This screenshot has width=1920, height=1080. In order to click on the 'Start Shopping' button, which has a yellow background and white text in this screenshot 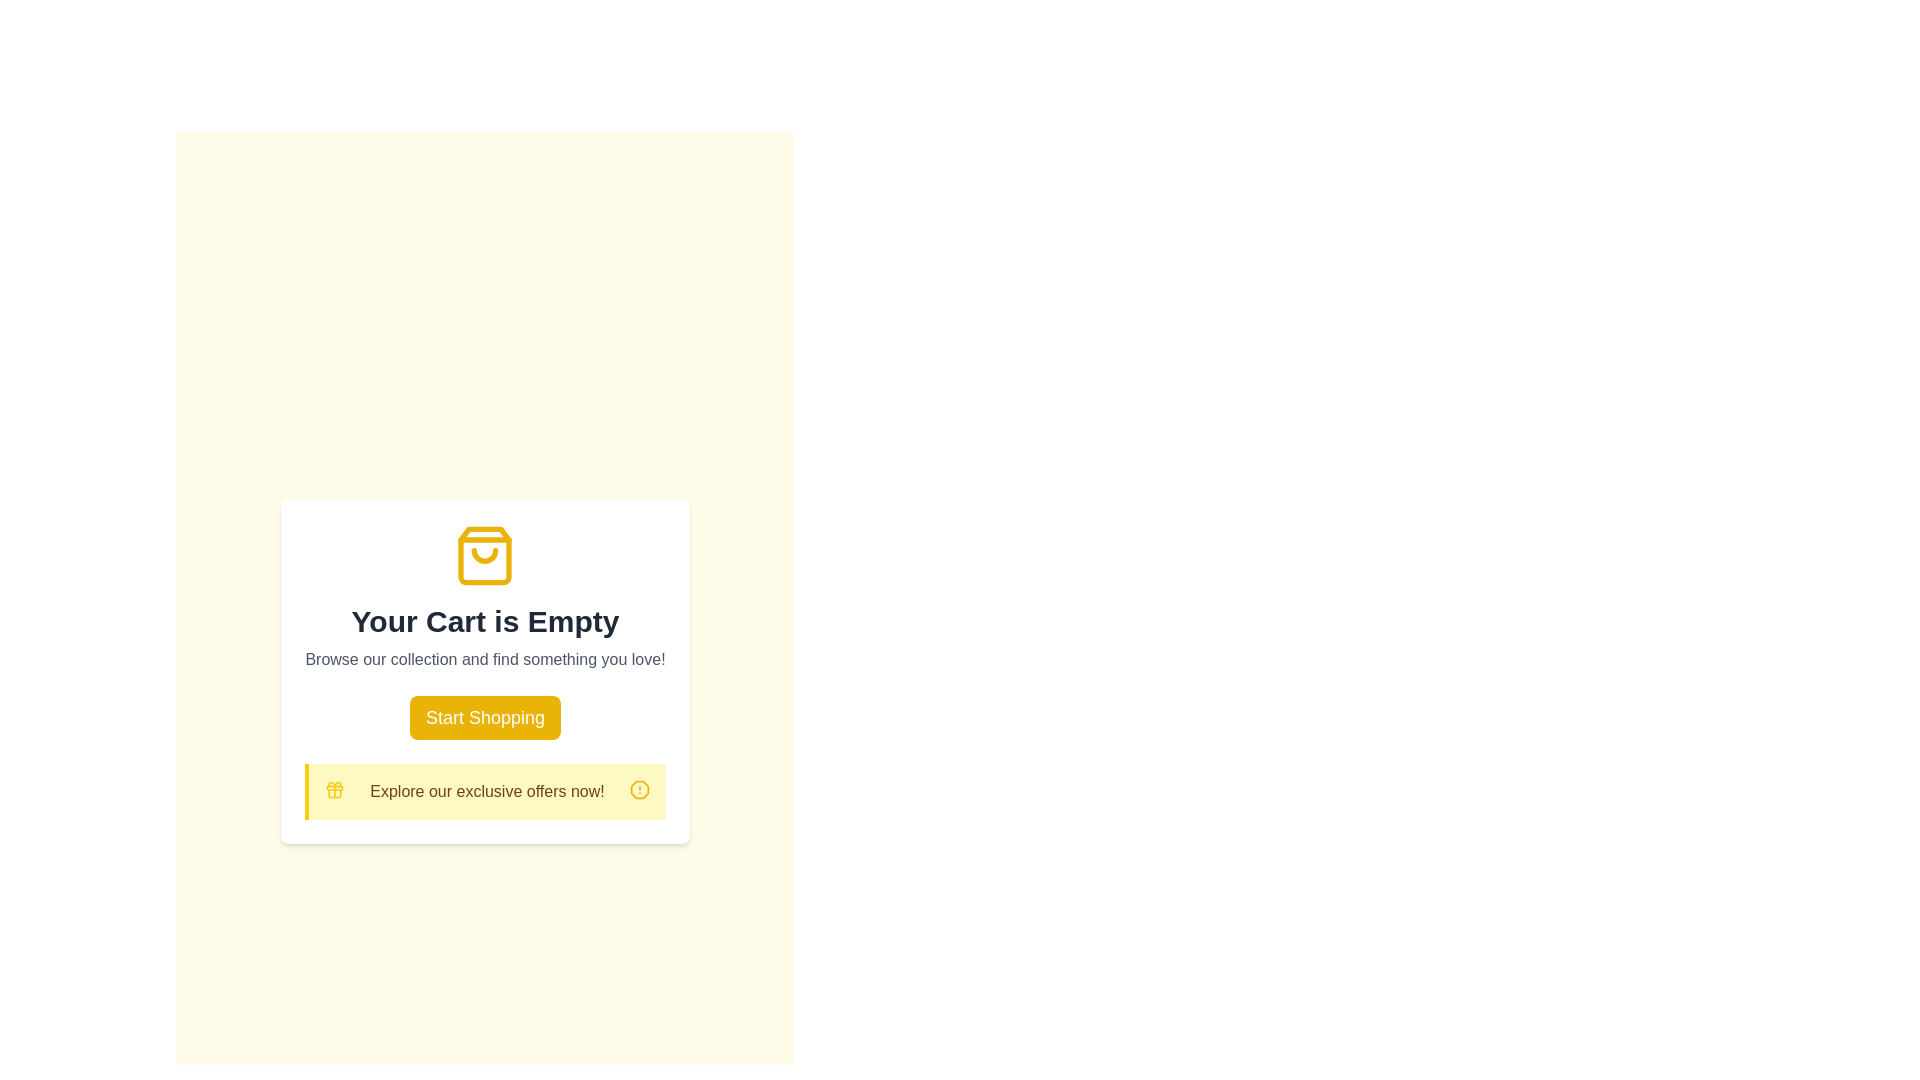, I will do `click(485, 716)`.